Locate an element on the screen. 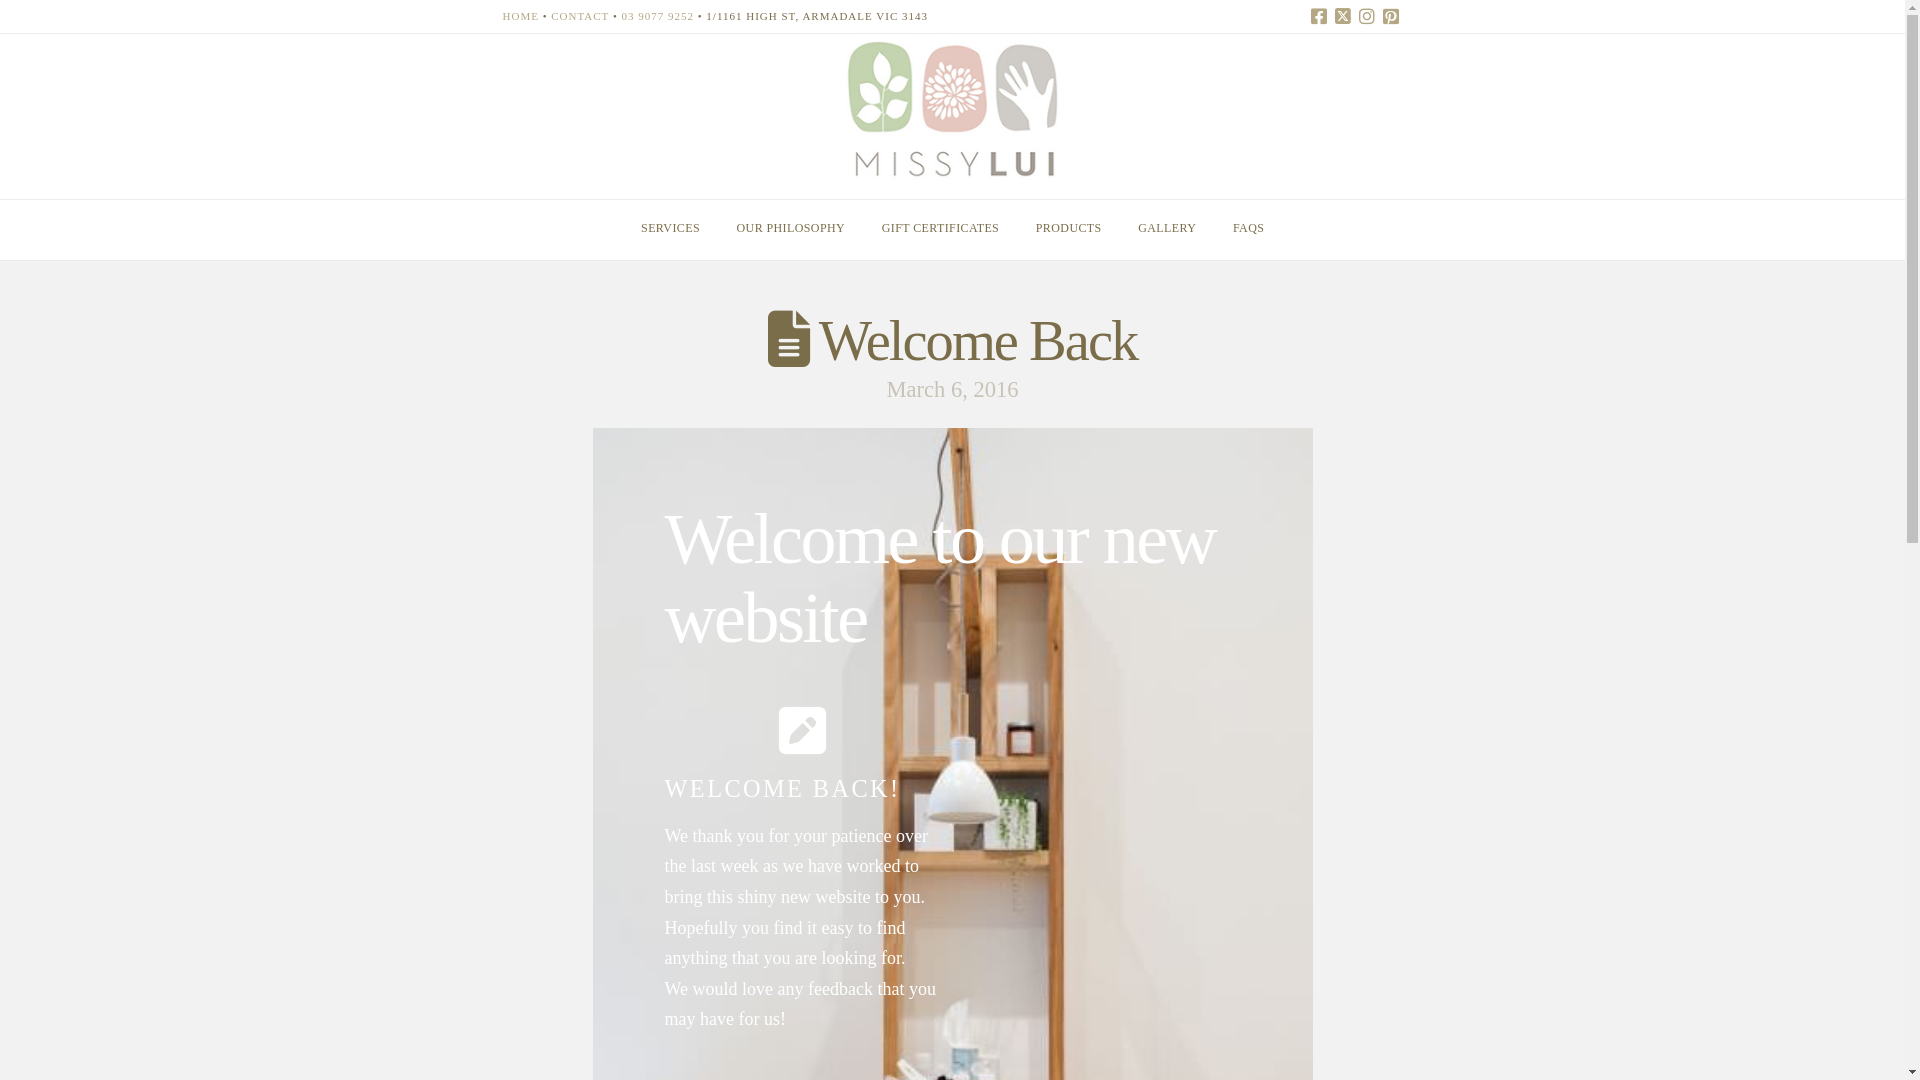  'FAQS' is located at coordinates (1247, 229).